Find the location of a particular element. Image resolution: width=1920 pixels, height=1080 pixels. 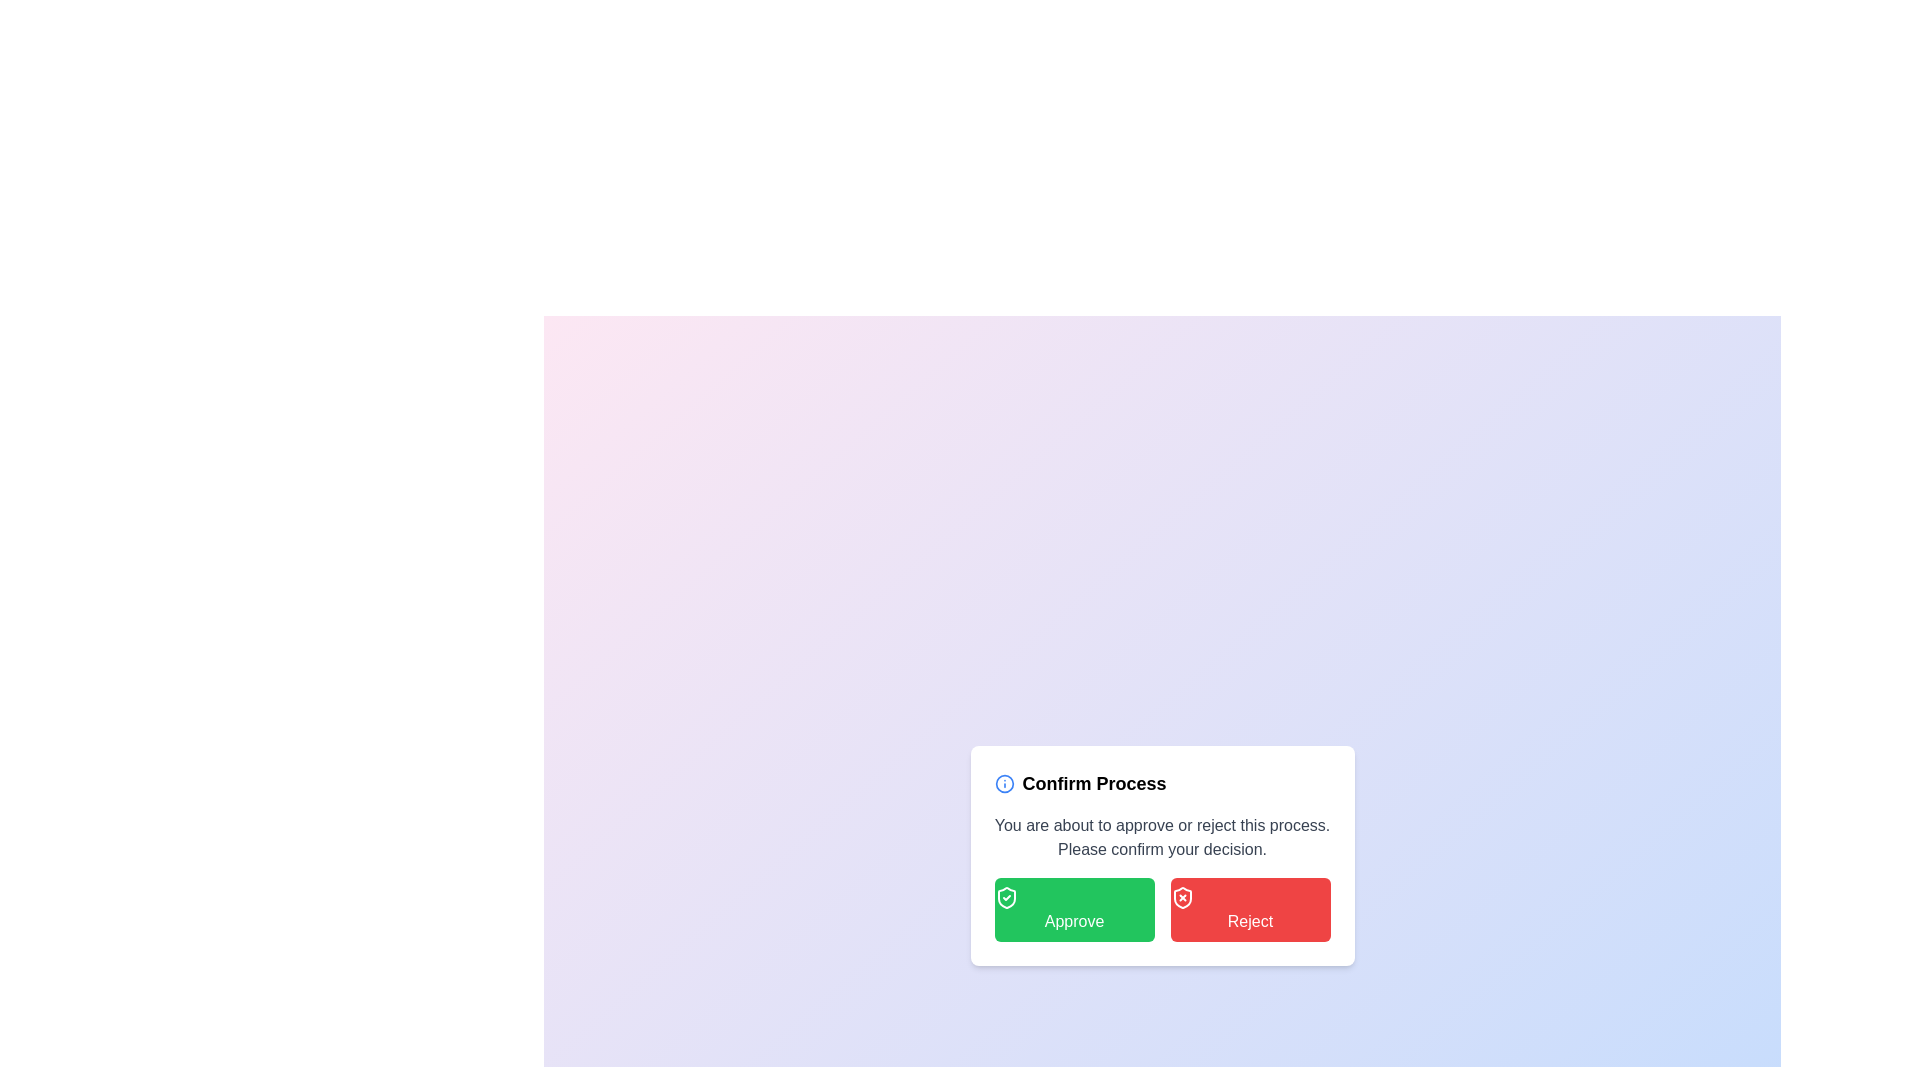

the decorative blue circular icon located to the left of the title 'Confirm Process' in the modal dialog is located at coordinates (1004, 782).